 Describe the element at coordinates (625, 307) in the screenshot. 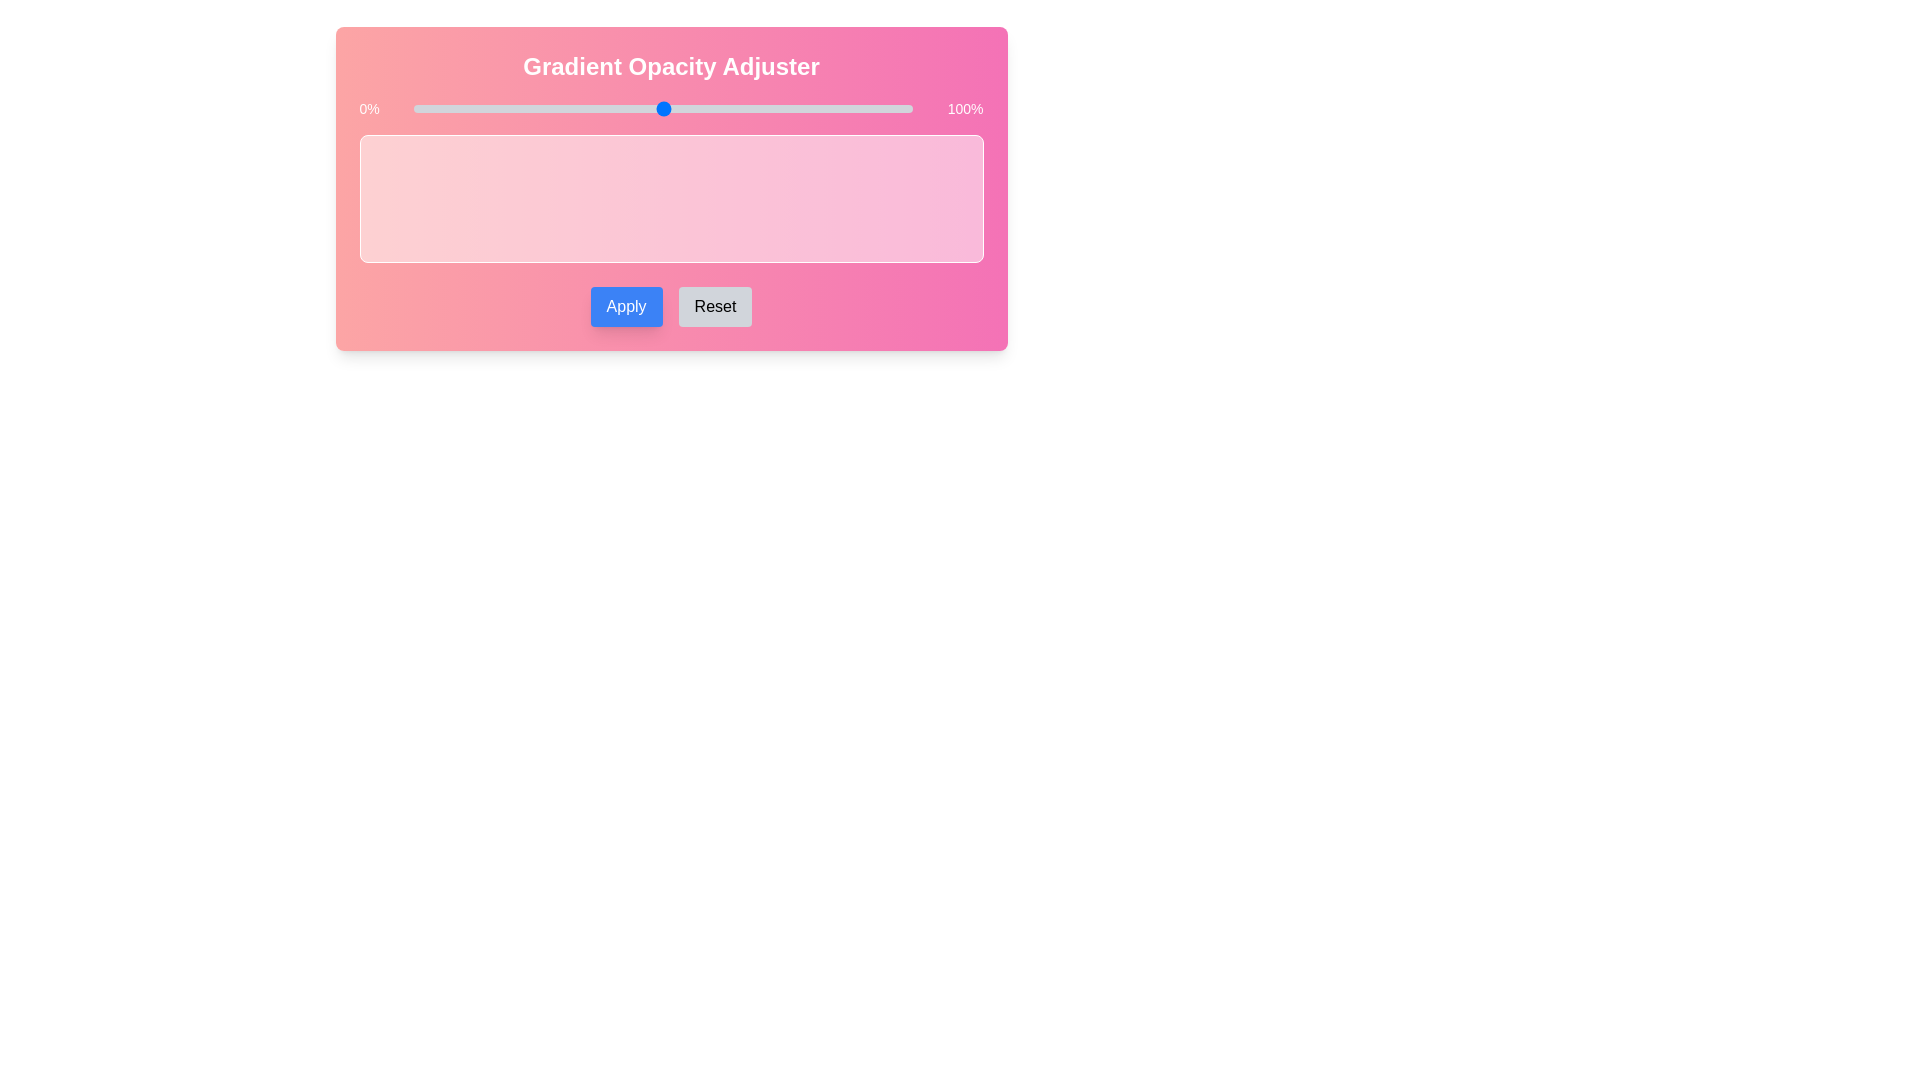

I see `the 'Apply' button` at that location.